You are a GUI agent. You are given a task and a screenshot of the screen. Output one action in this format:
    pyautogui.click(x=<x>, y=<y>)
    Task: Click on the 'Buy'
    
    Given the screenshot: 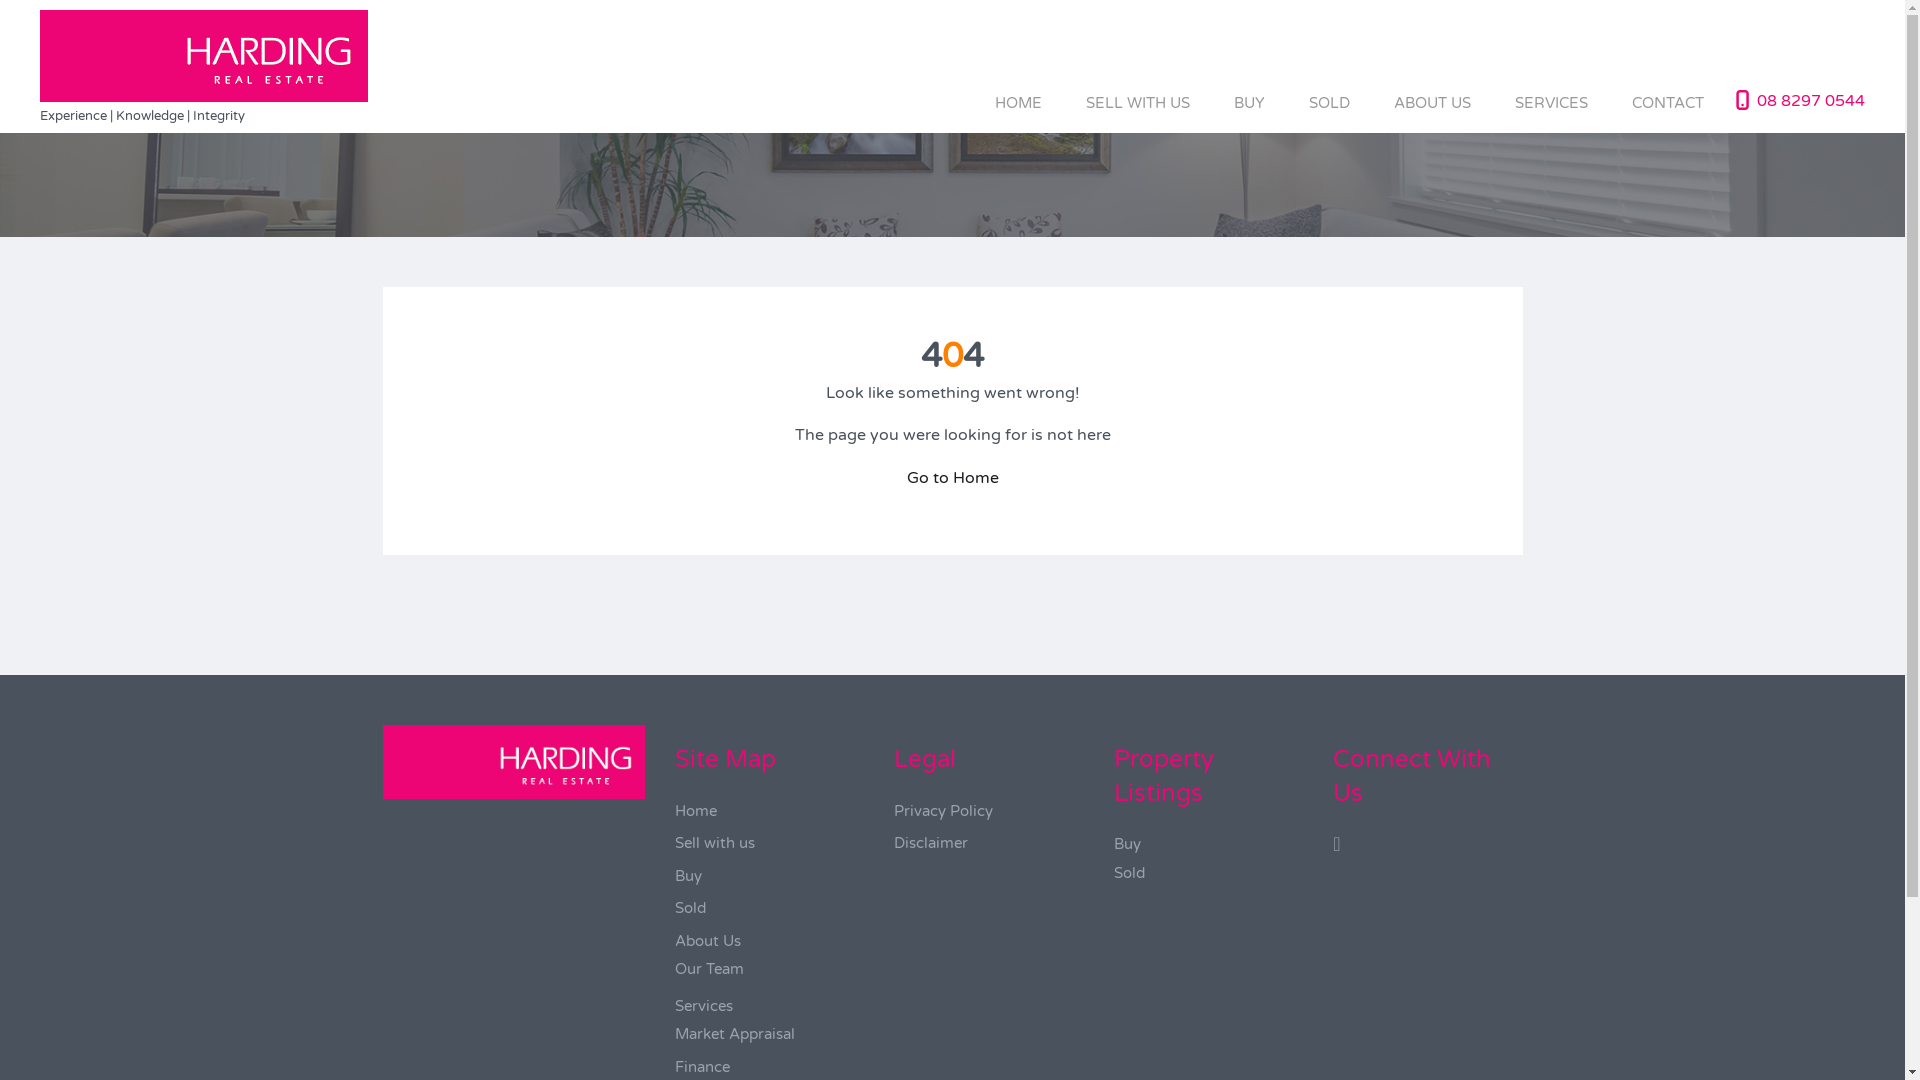 What is the action you would take?
    pyautogui.click(x=675, y=874)
    